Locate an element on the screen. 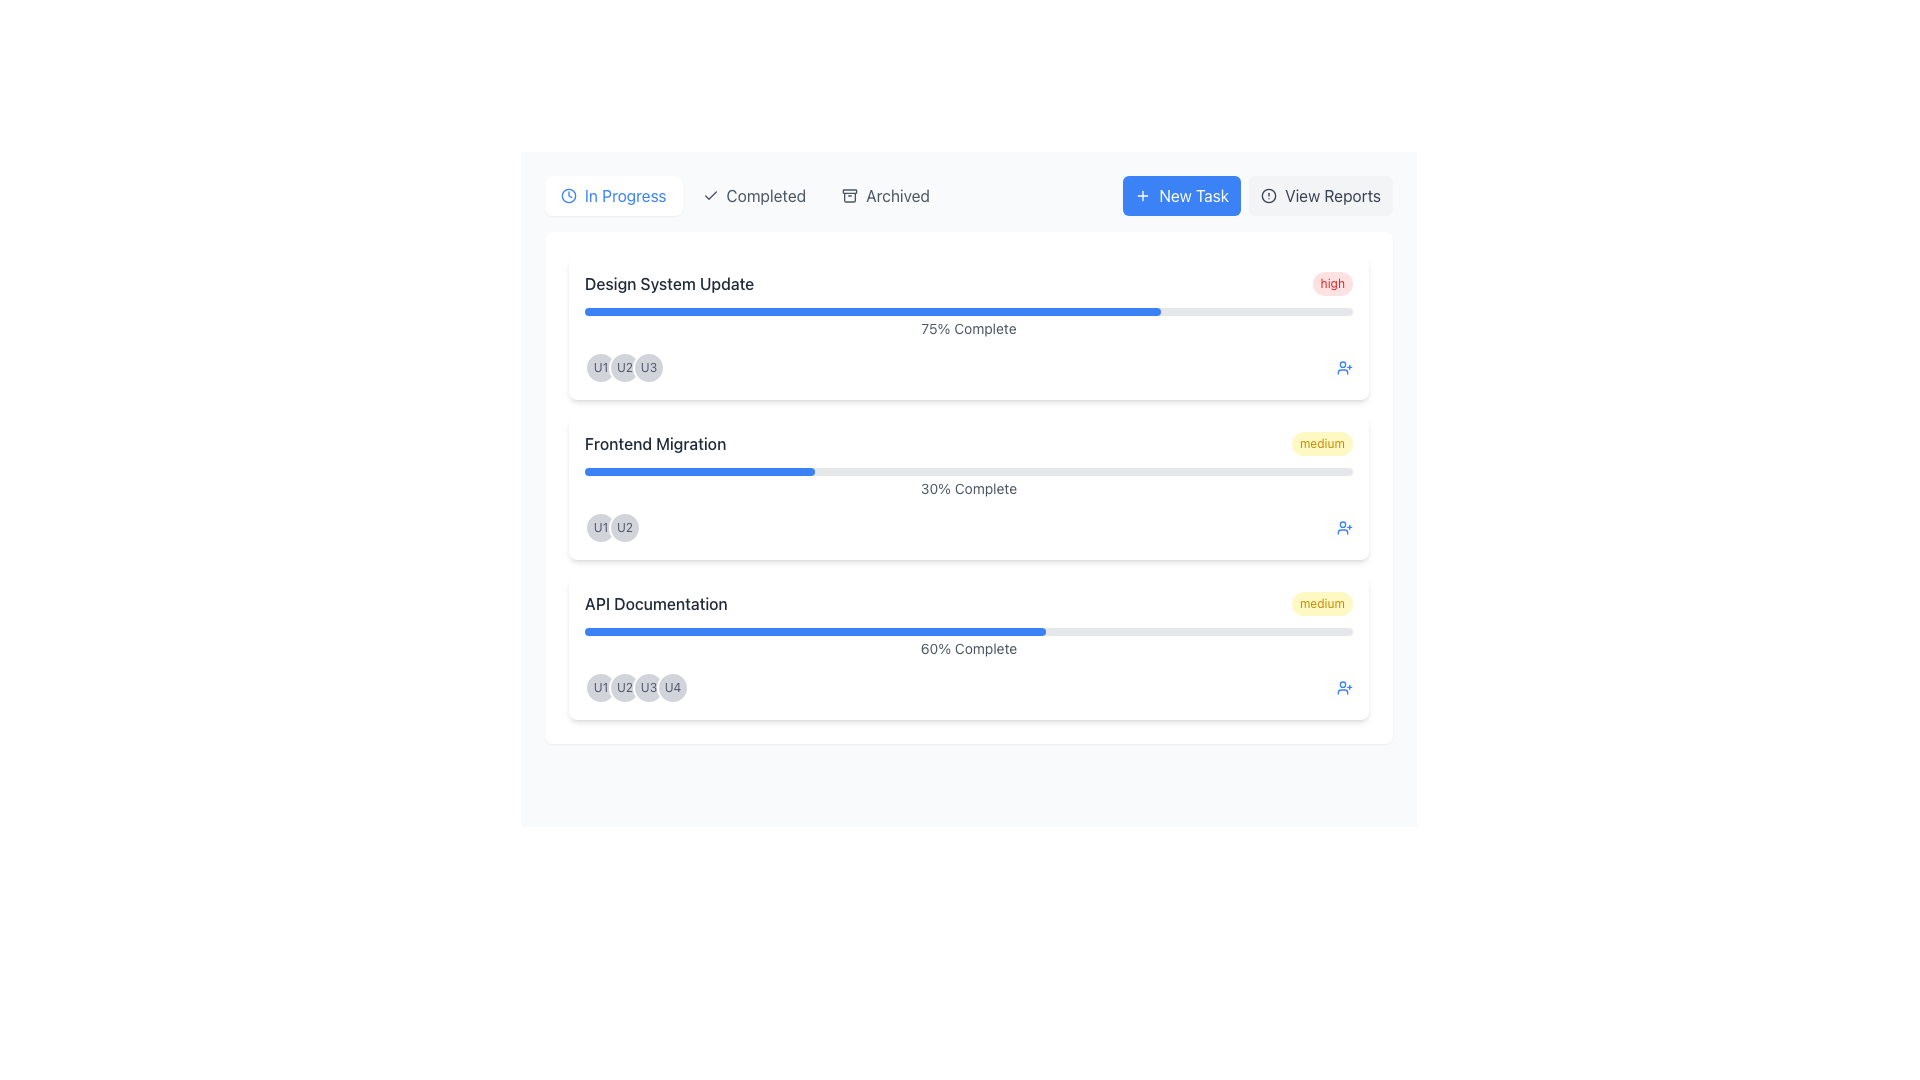 The height and width of the screenshot is (1080, 1920). the 'Completed' filter button, which is the second button among a group of three horizontally aligned buttons labeled 'In Progress', 'Completed', and 'Archived' is located at coordinates (744, 196).